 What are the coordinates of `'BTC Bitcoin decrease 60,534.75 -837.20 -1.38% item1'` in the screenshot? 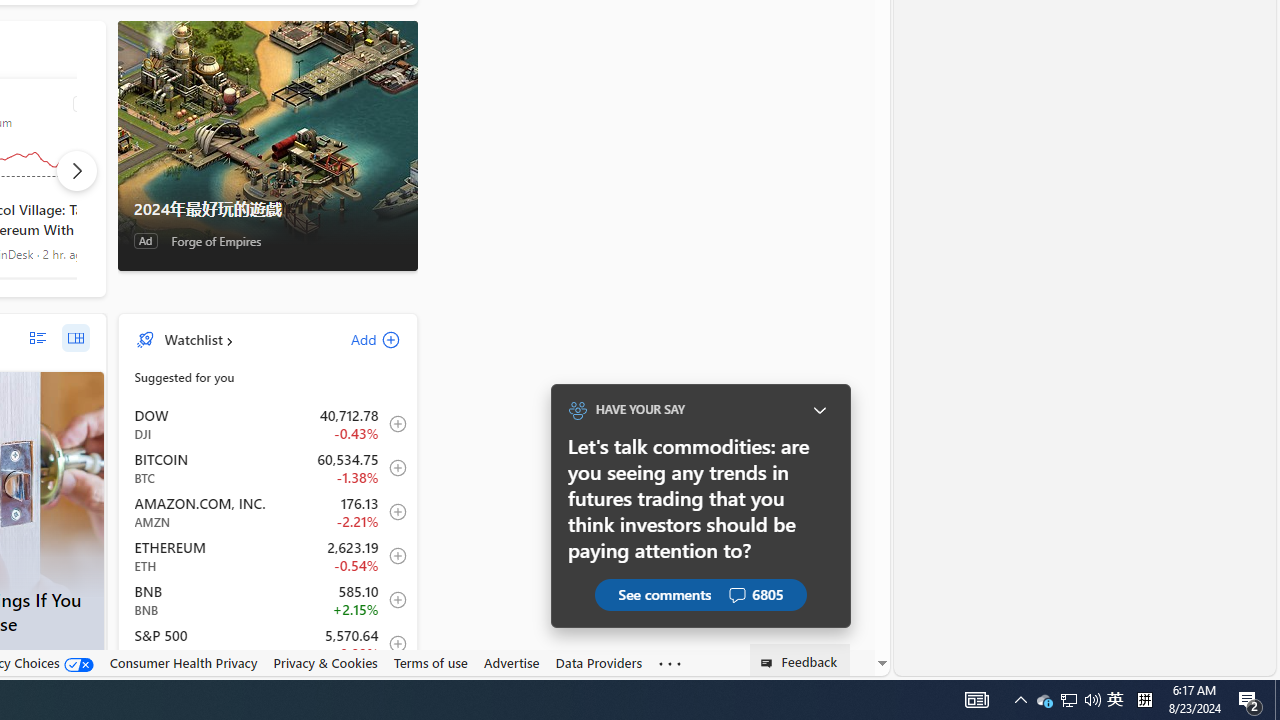 It's located at (267, 468).